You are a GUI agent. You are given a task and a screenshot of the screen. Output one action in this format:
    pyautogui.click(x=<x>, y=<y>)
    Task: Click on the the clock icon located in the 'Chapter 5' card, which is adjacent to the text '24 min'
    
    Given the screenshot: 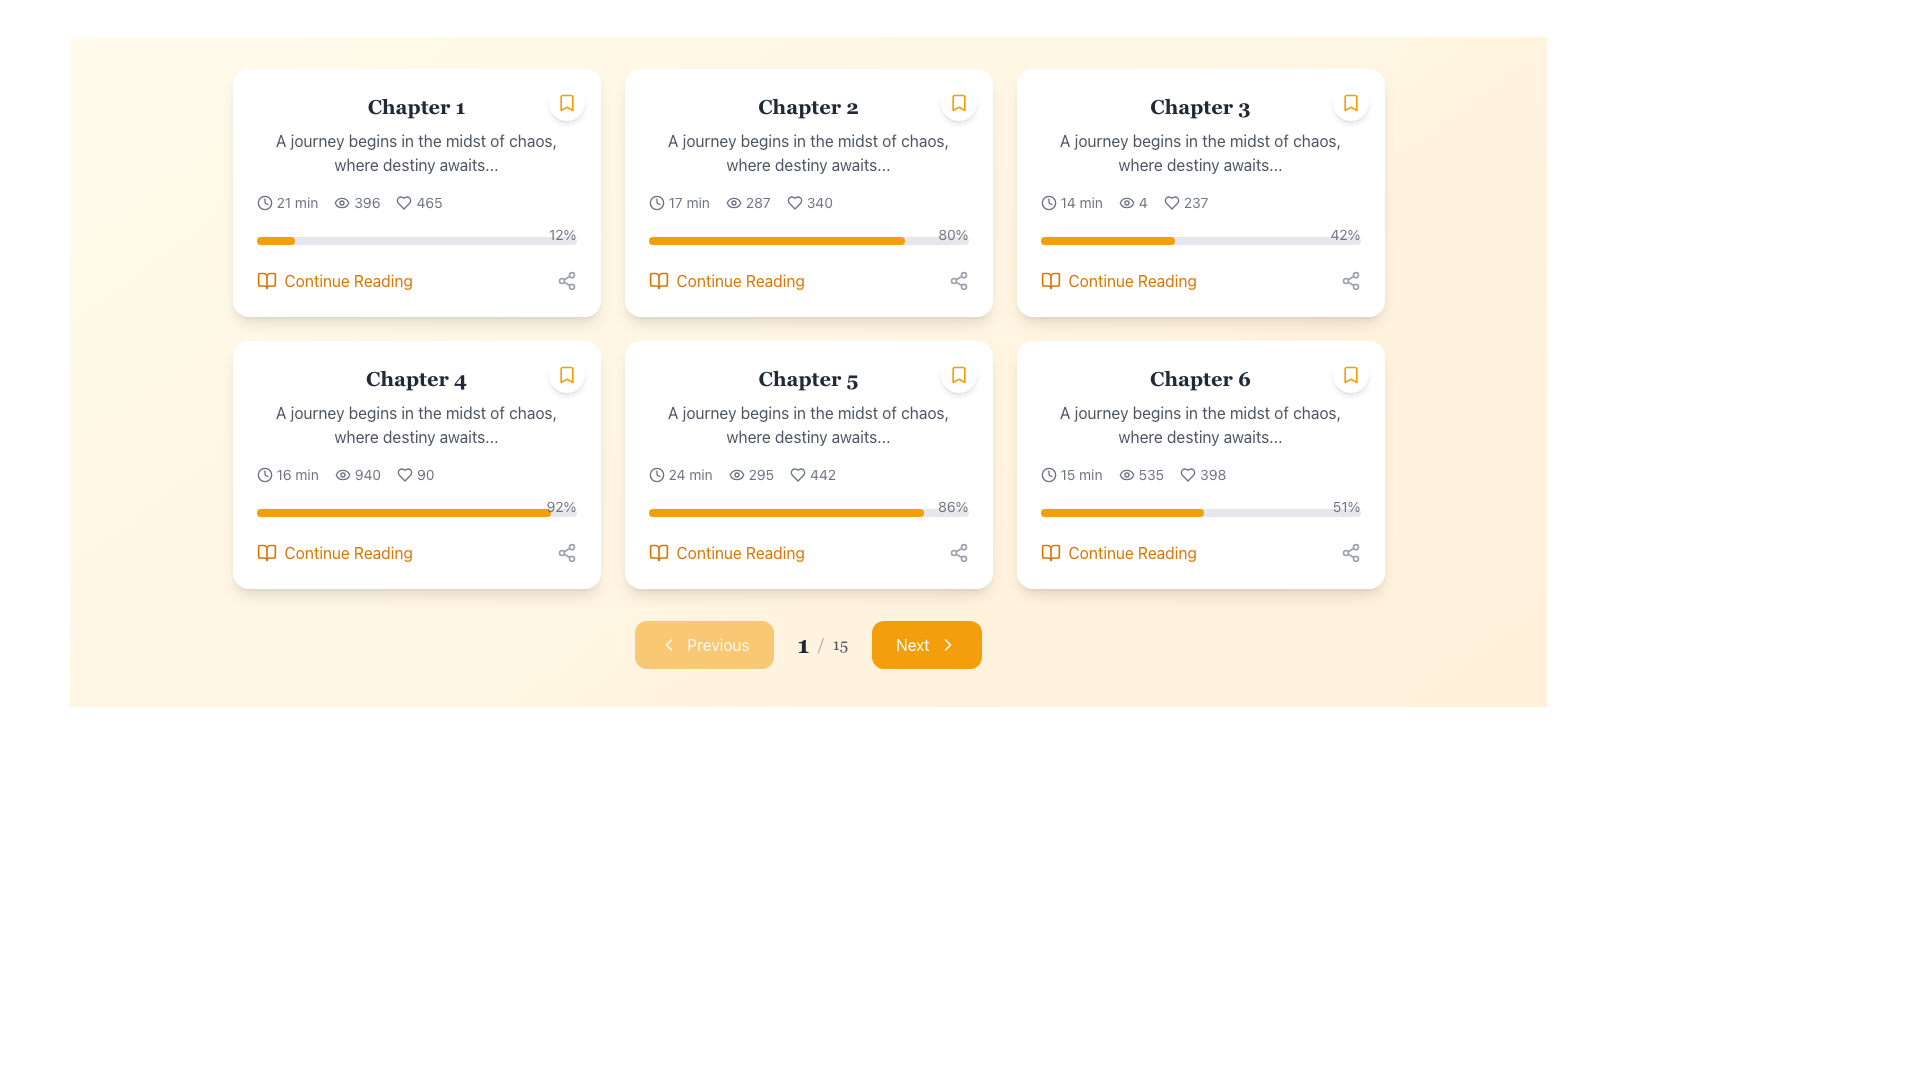 What is the action you would take?
    pyautogui.click(x=656, y=474)
    